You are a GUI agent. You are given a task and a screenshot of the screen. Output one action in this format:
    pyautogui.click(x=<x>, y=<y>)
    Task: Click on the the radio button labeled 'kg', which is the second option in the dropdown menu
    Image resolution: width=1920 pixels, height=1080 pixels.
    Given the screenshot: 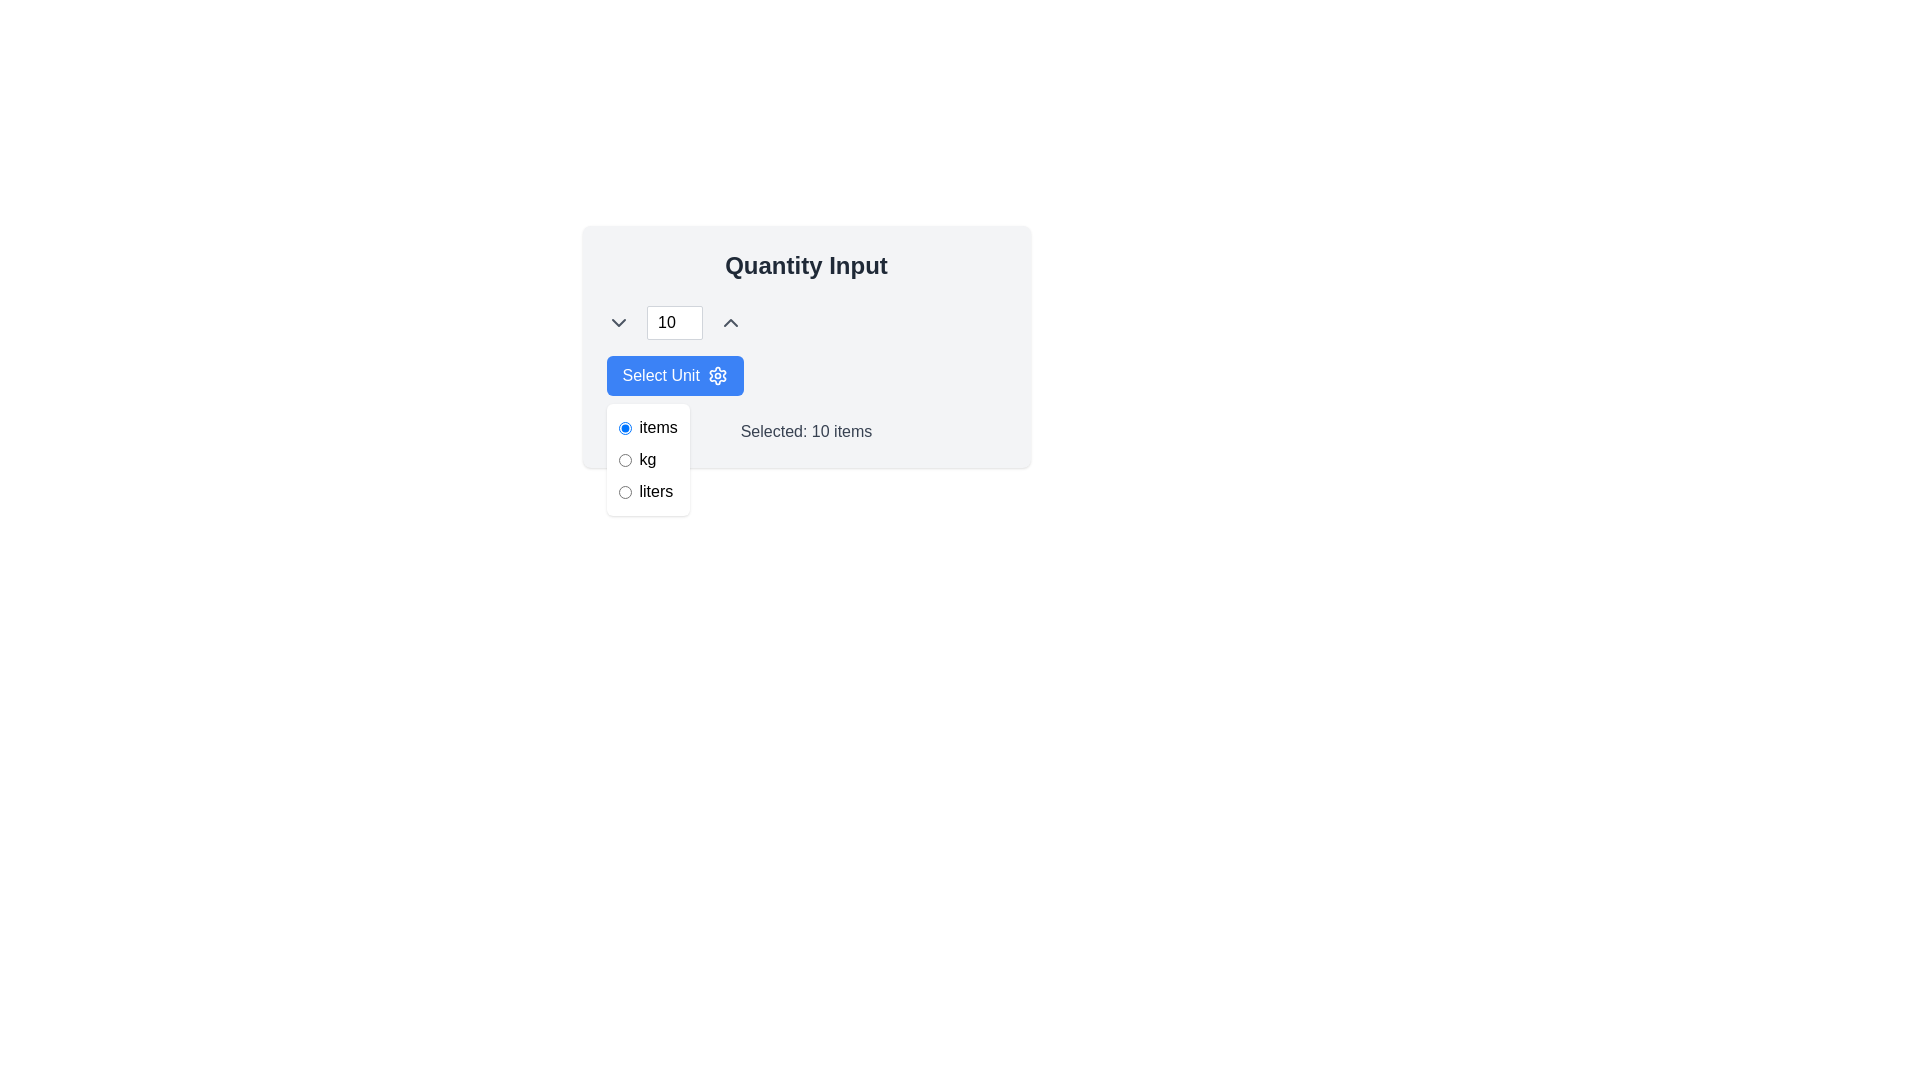 What is the action you would take?
    pyautogui.click(x=648, y=459)
    